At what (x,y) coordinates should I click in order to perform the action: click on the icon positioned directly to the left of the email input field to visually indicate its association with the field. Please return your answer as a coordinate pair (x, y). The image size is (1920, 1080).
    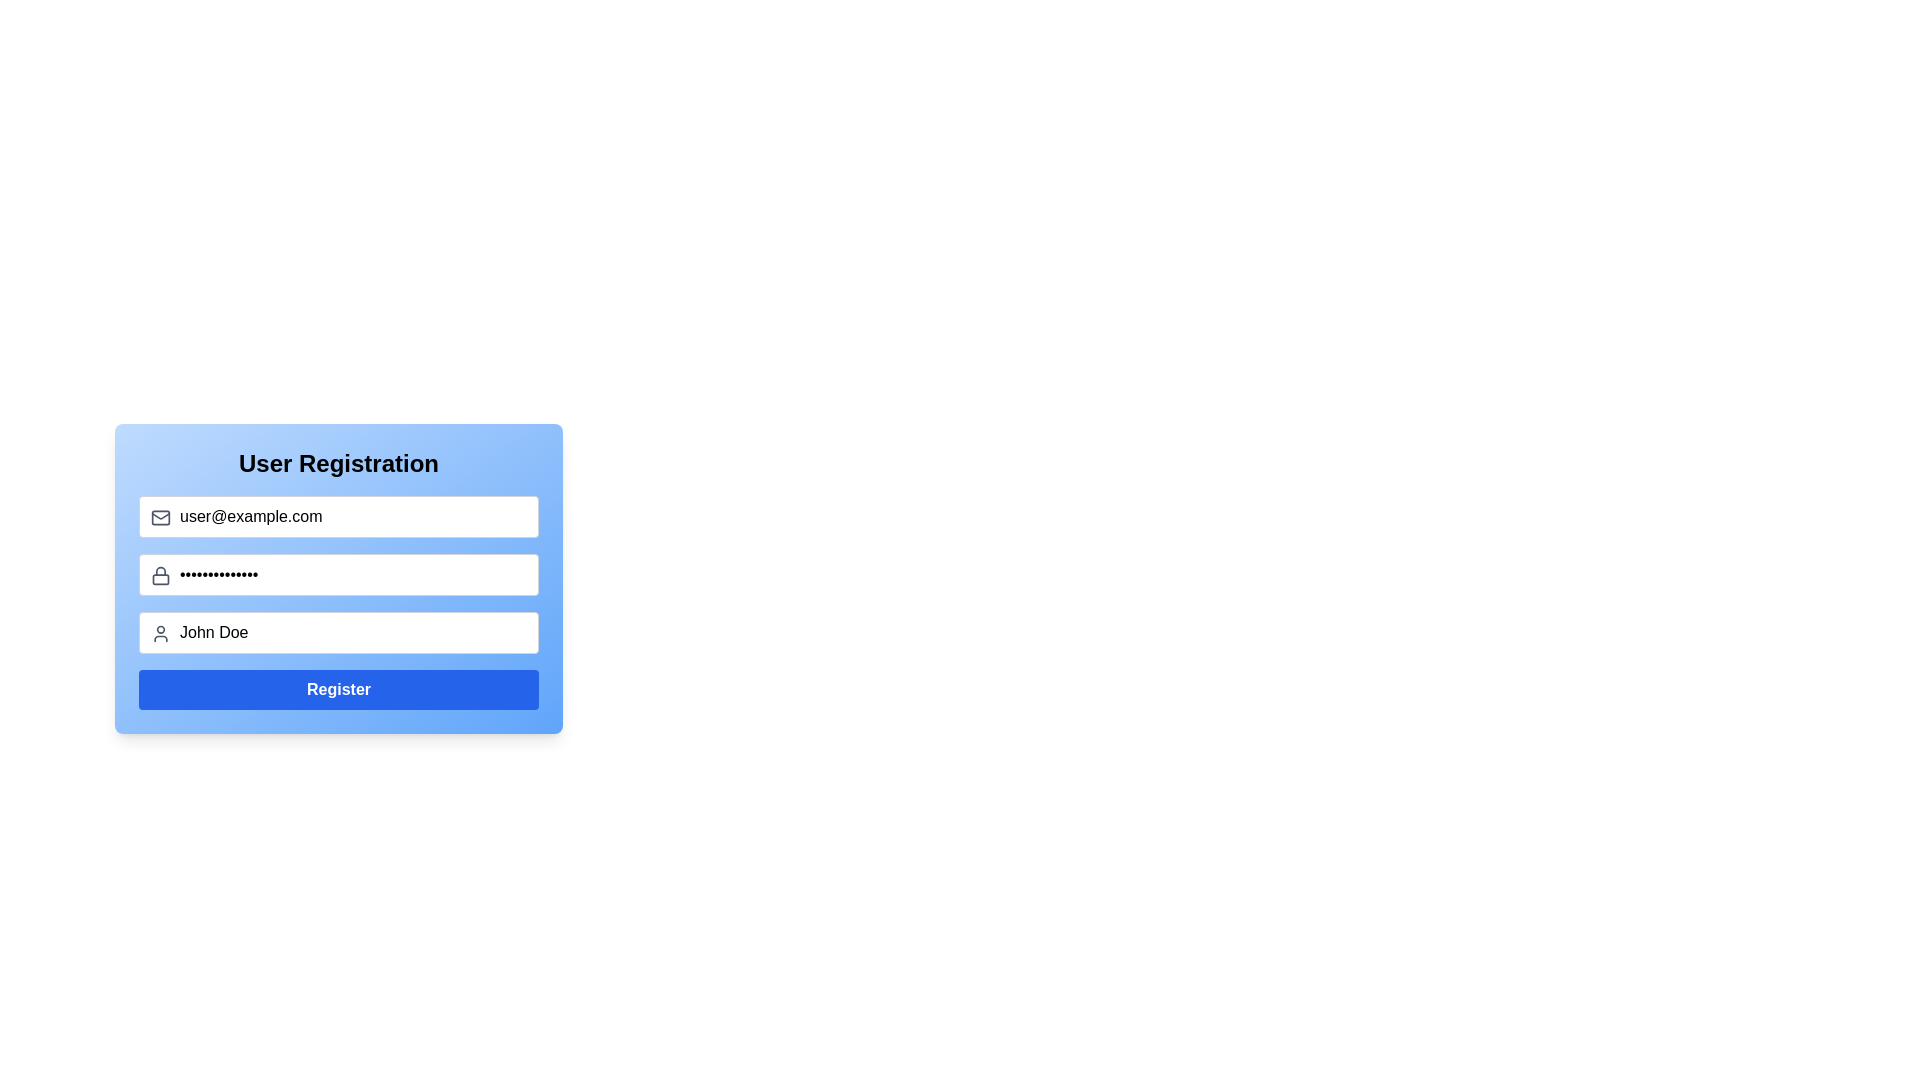
    Looking at the image, I should click on (161, 516).